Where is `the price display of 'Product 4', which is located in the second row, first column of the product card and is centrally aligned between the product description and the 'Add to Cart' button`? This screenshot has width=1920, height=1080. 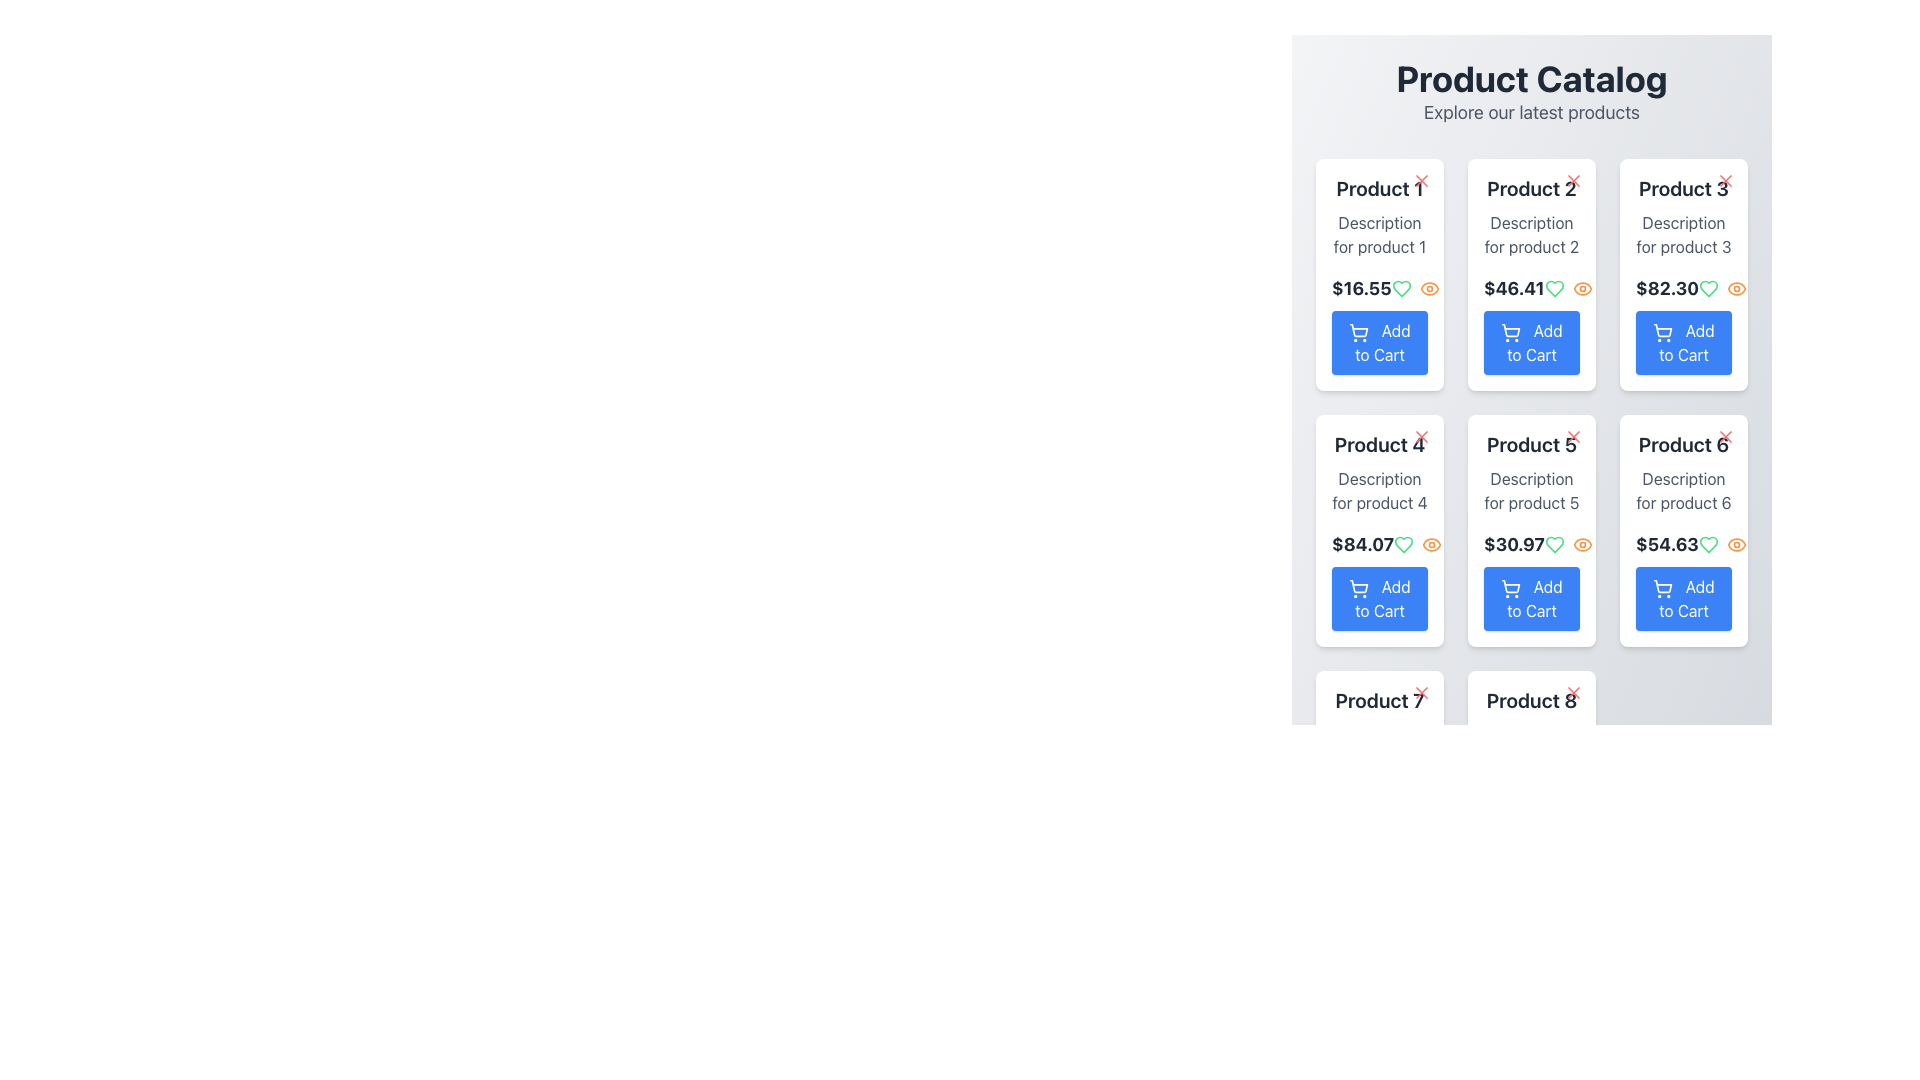 the price display of 'Product 4', which is located in the second row, first column of the product card and is centrally aligned between the product description and the 'Add to Cart' button is located at coordinates (1379, 544).